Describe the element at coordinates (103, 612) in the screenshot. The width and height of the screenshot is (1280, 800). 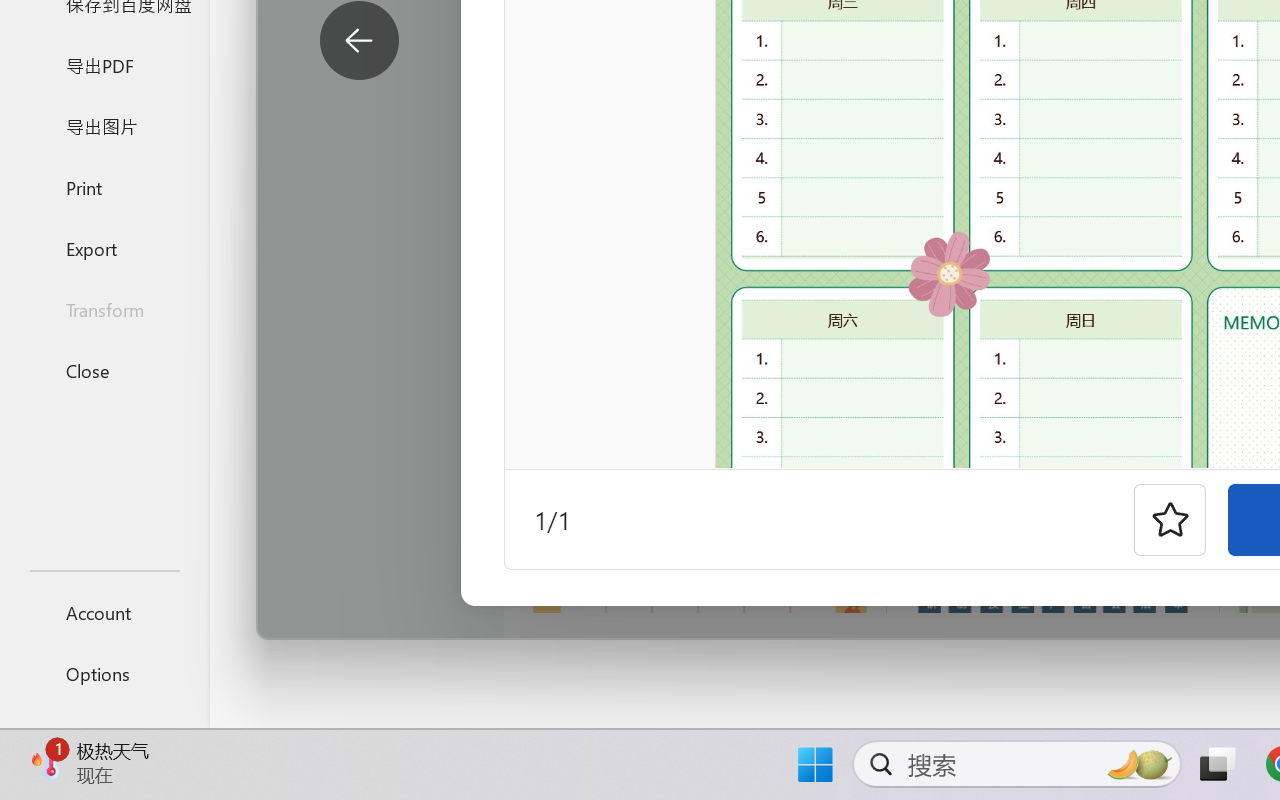
I see `'Account'` at that location.